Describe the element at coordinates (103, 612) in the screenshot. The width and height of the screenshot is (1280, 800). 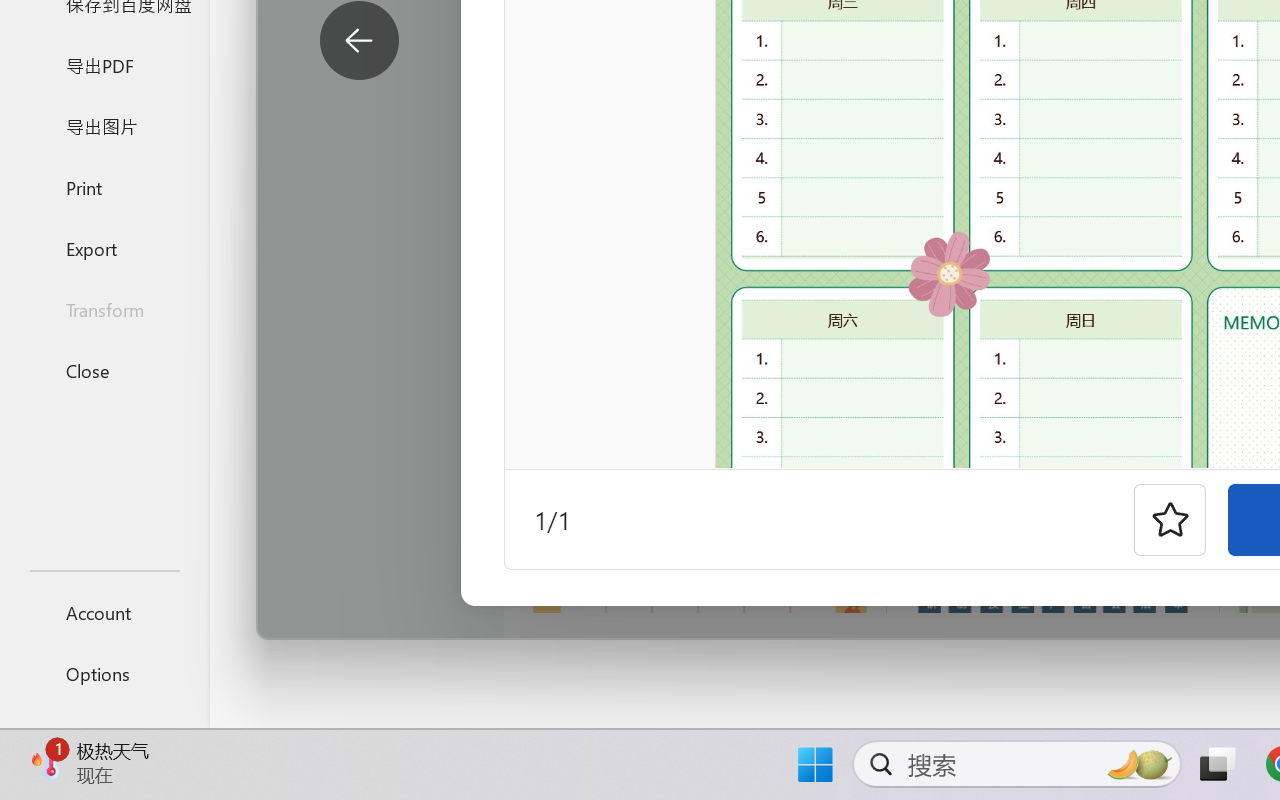
I see `'Account'` at that location.